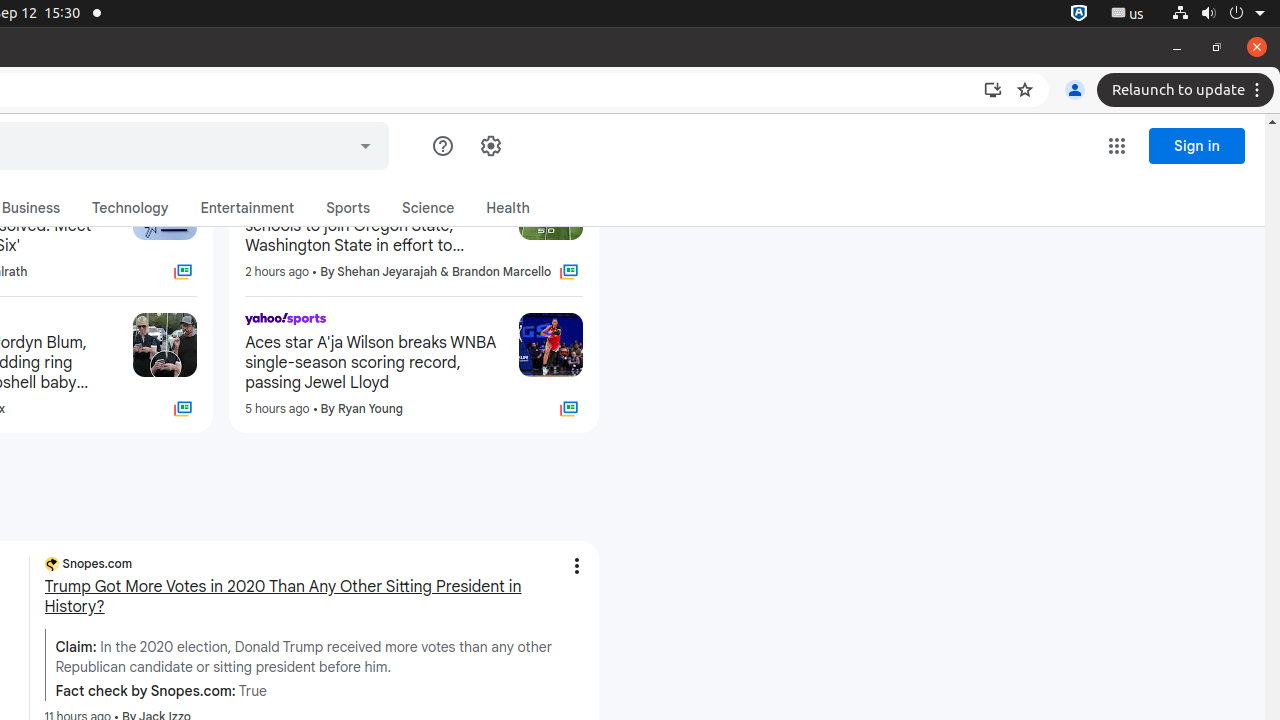 This screenshot has width=1280, height=720. Describe the element at coordinates (1188, 90) in the screenshot. I see `'Relaunch to update'` at that location.